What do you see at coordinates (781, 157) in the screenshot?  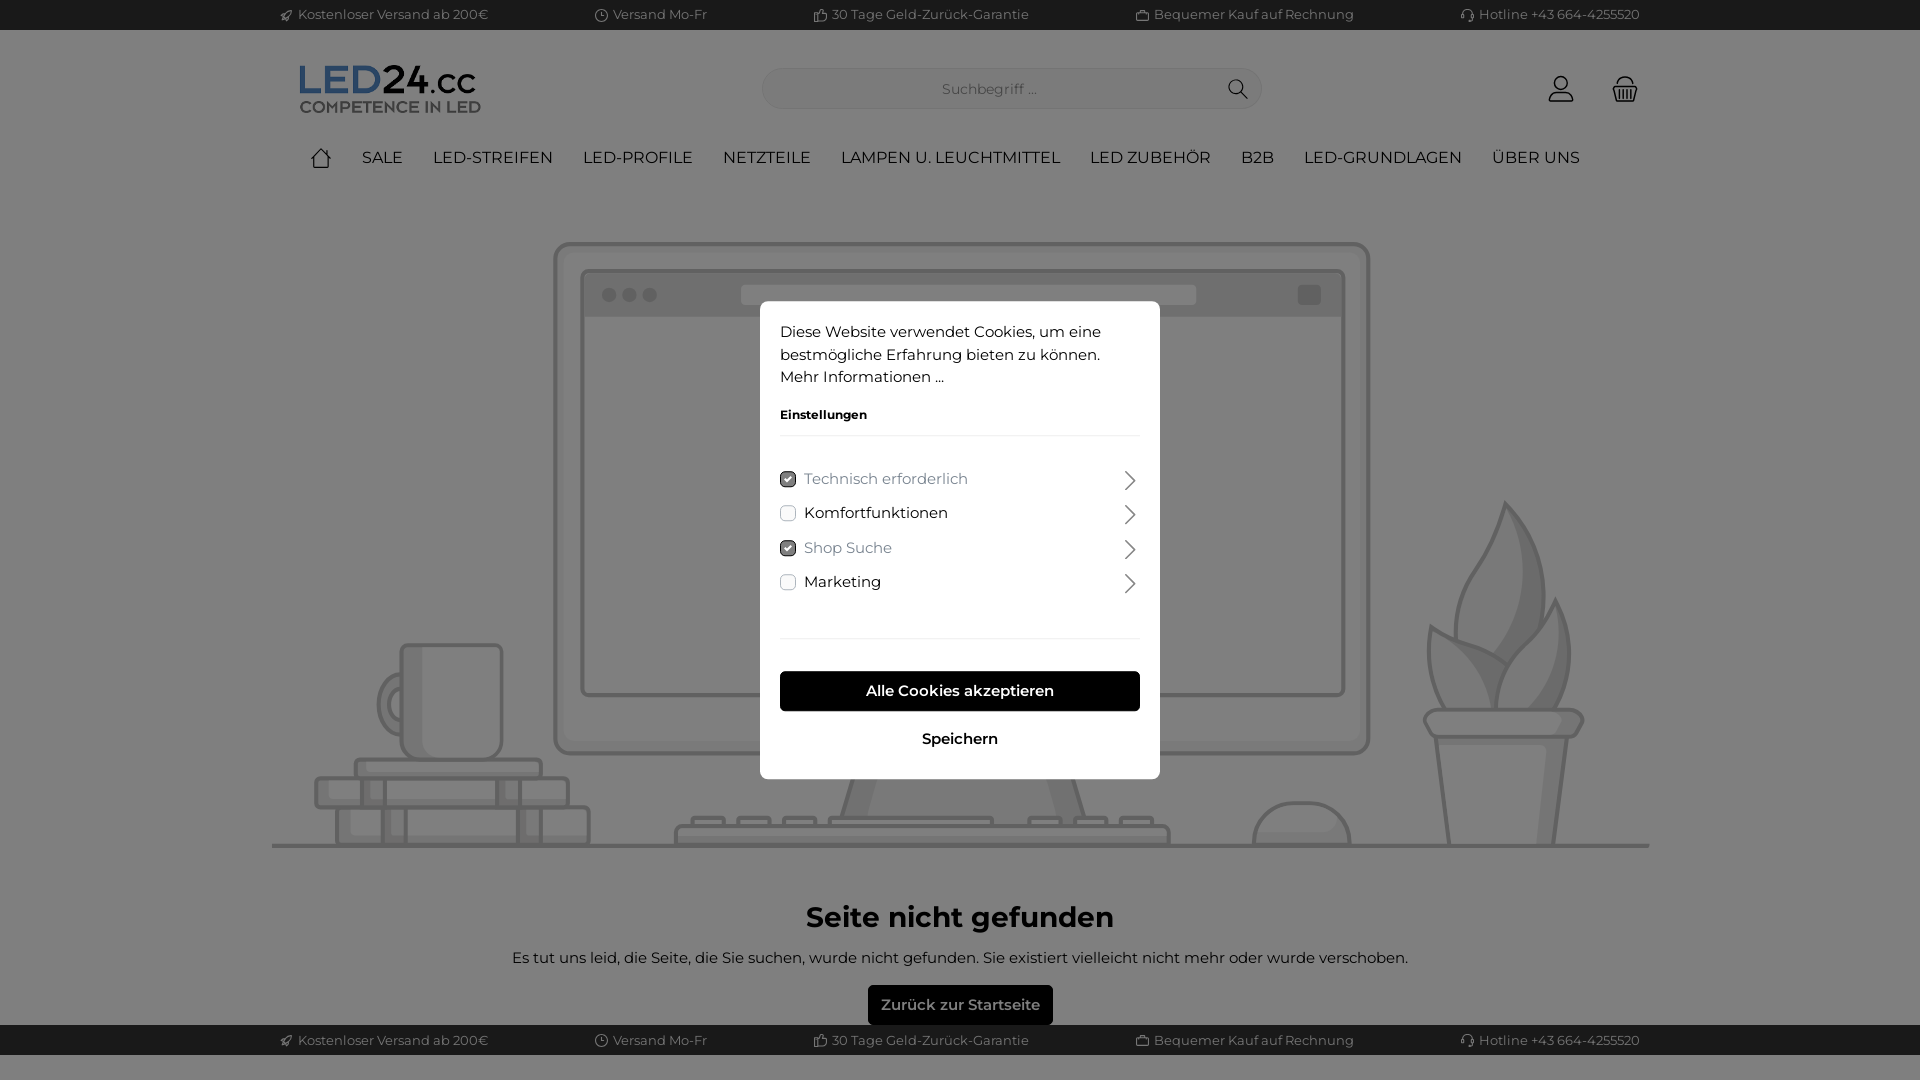 I see `'NETZTEILE'` at bounding box center [781, 157].